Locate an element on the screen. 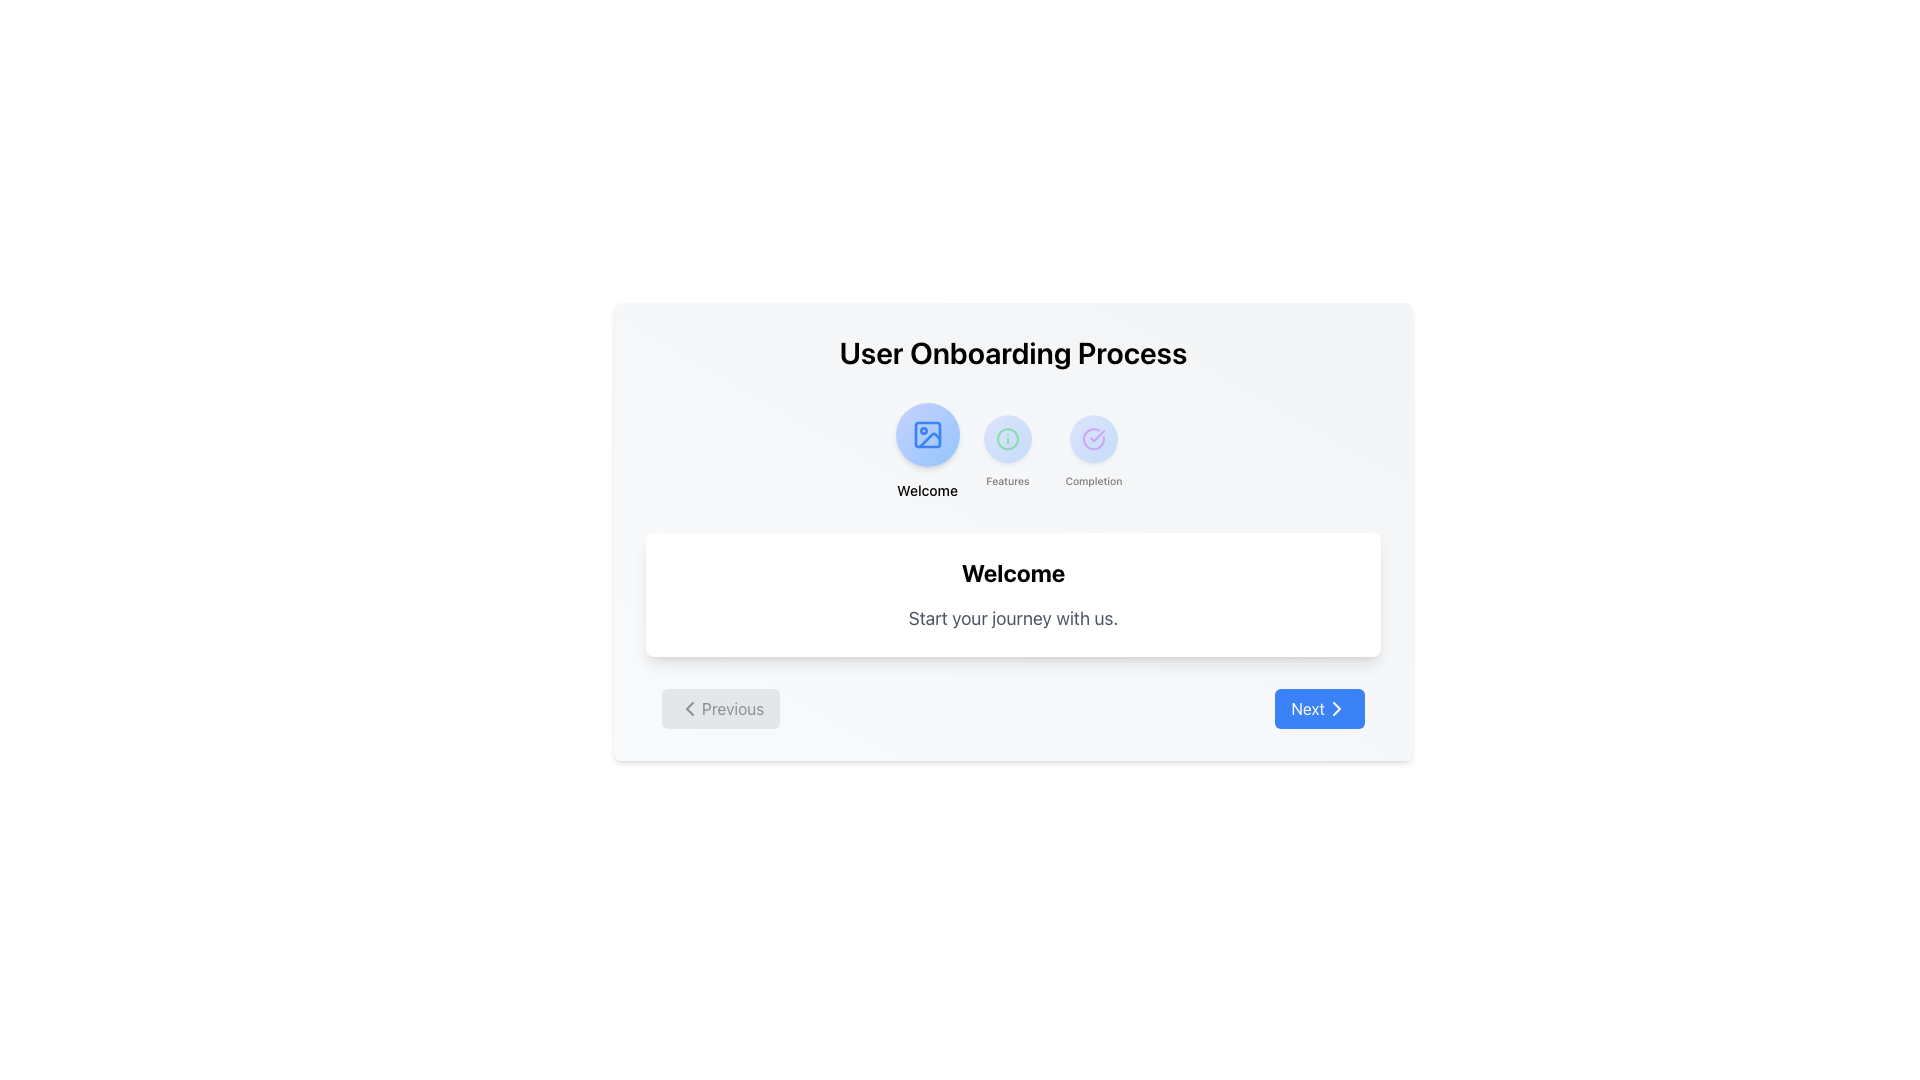  the SVG icon that visually indicates navigation to the previous step, located to the left of the 'Previous' button at the bottom left of the viewport is located at coordinates (690, 708).